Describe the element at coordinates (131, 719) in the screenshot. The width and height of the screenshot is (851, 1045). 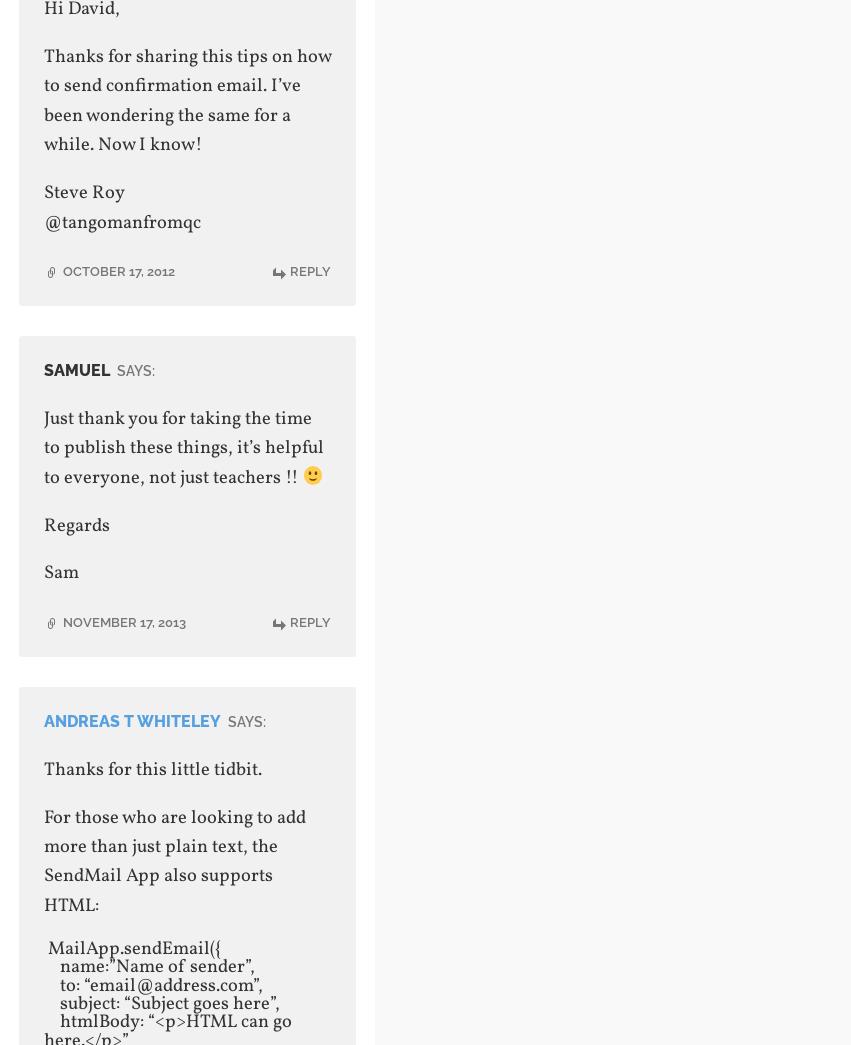
I see `'Andreas T Whiteley'` at that location.